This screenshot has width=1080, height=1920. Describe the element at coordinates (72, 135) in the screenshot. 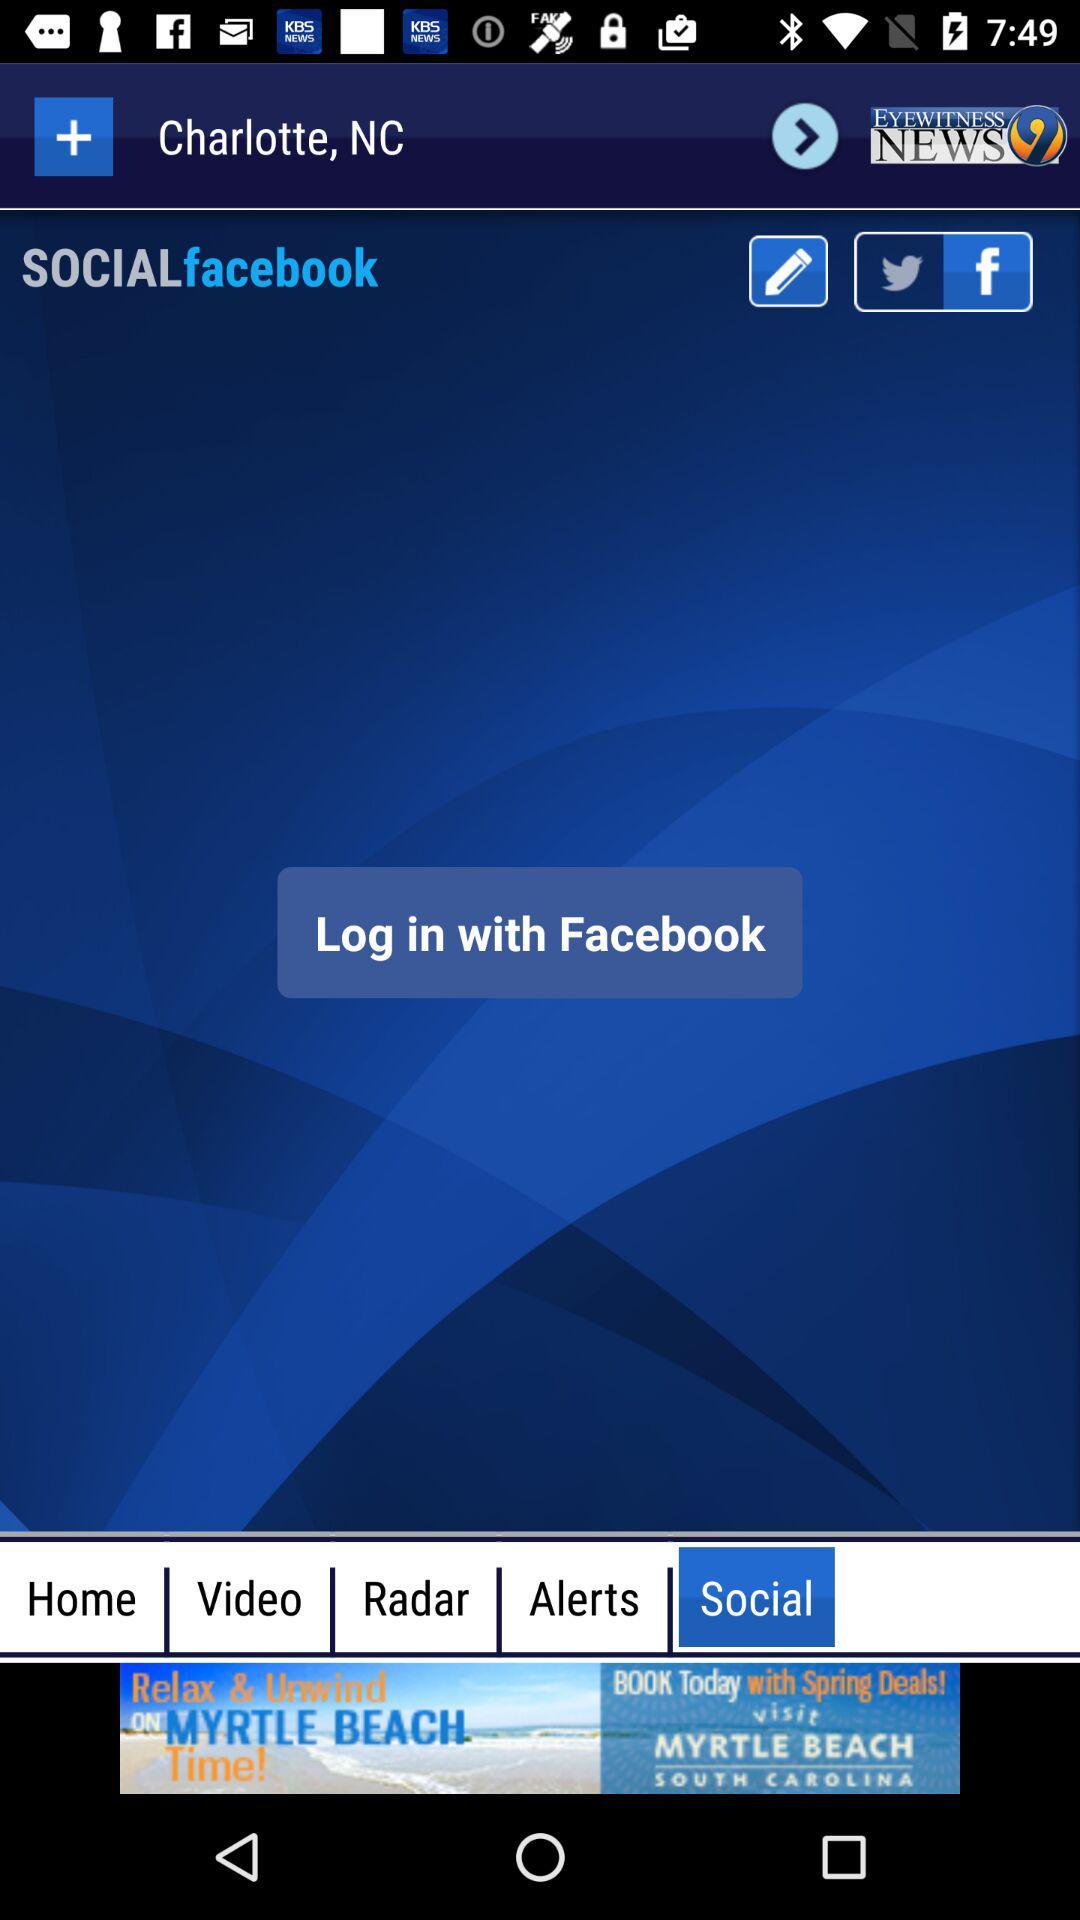

I see `add to feature` at that location.